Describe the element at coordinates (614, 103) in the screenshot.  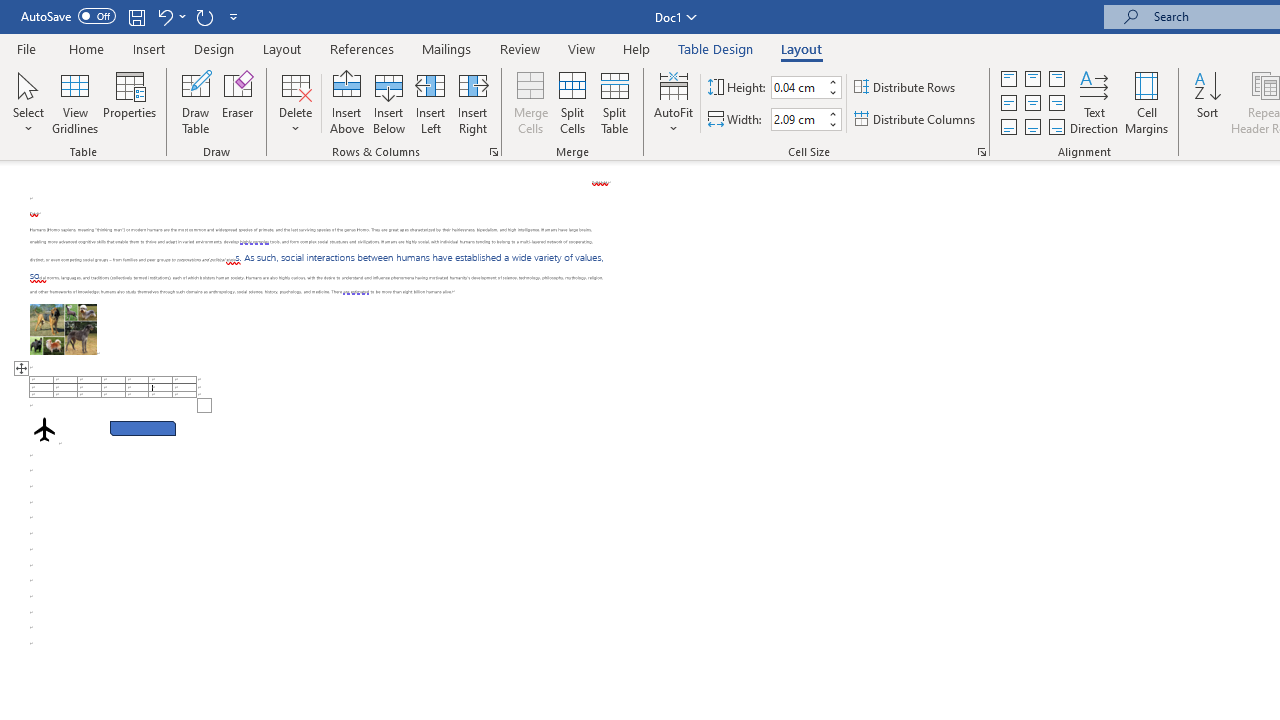
I see `'Split Table'` at that location.